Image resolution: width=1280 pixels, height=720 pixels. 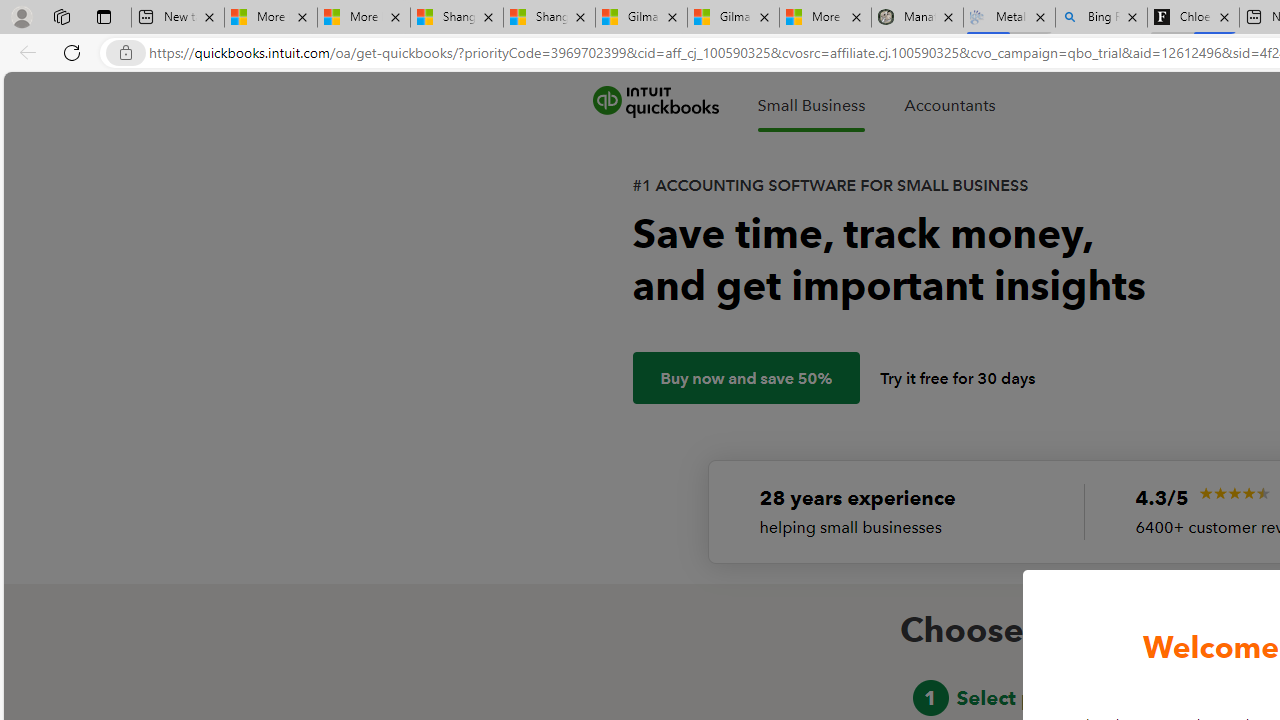 What do you see at coordinates (811, 105) in the screenshot?
I see `'Small Business'` at bounding box center [811, 105].